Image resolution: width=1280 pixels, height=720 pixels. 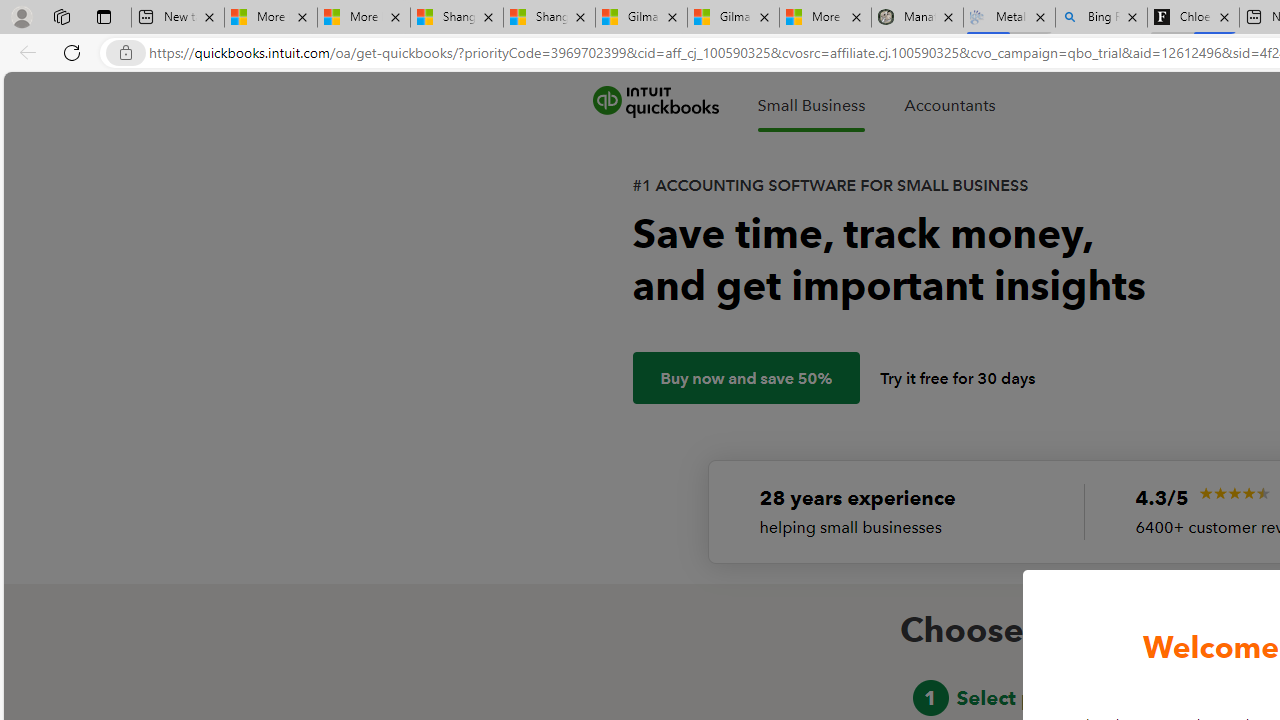 What do you see at coordinates (811, 105) in the screenshot?
I see `'Small Business'` at bounding box center [811, 105].